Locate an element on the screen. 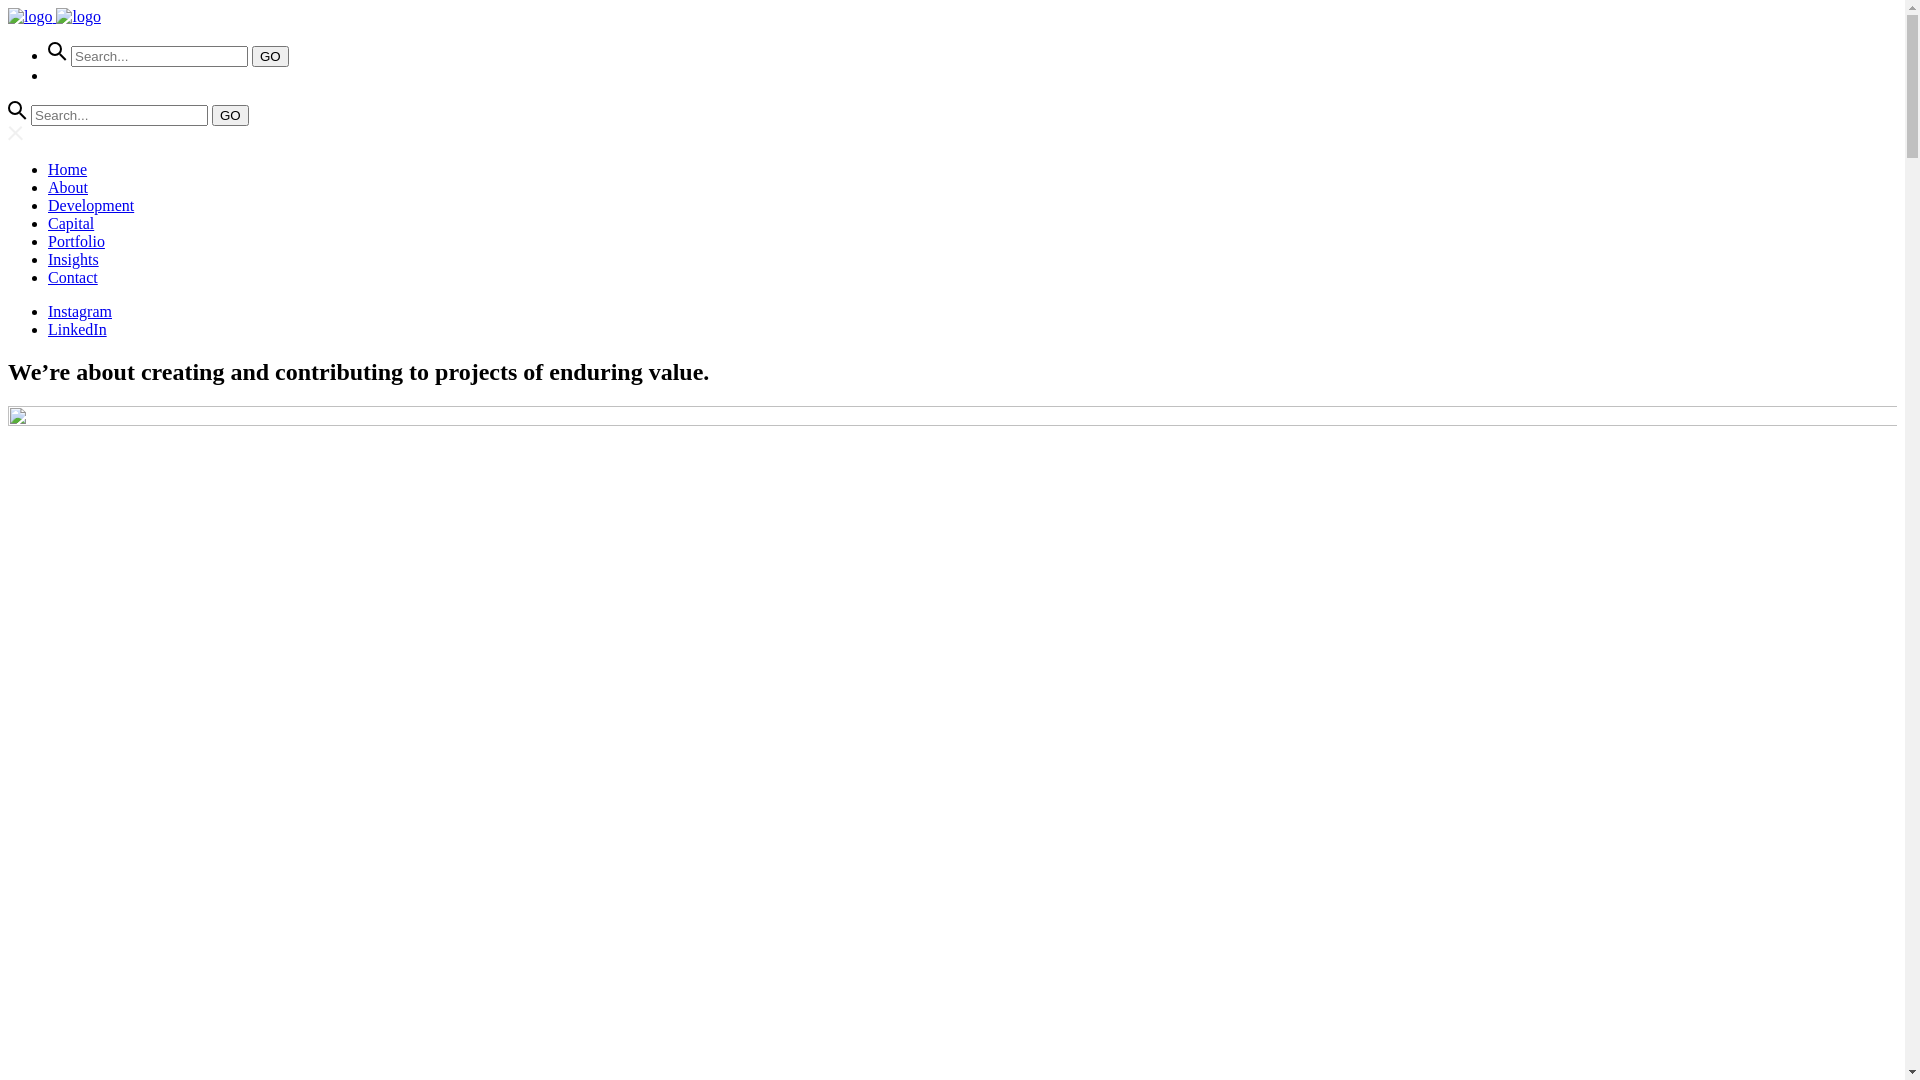 The image size is (1920, 1080). 'Contact' is located at coordinates (48, 277).